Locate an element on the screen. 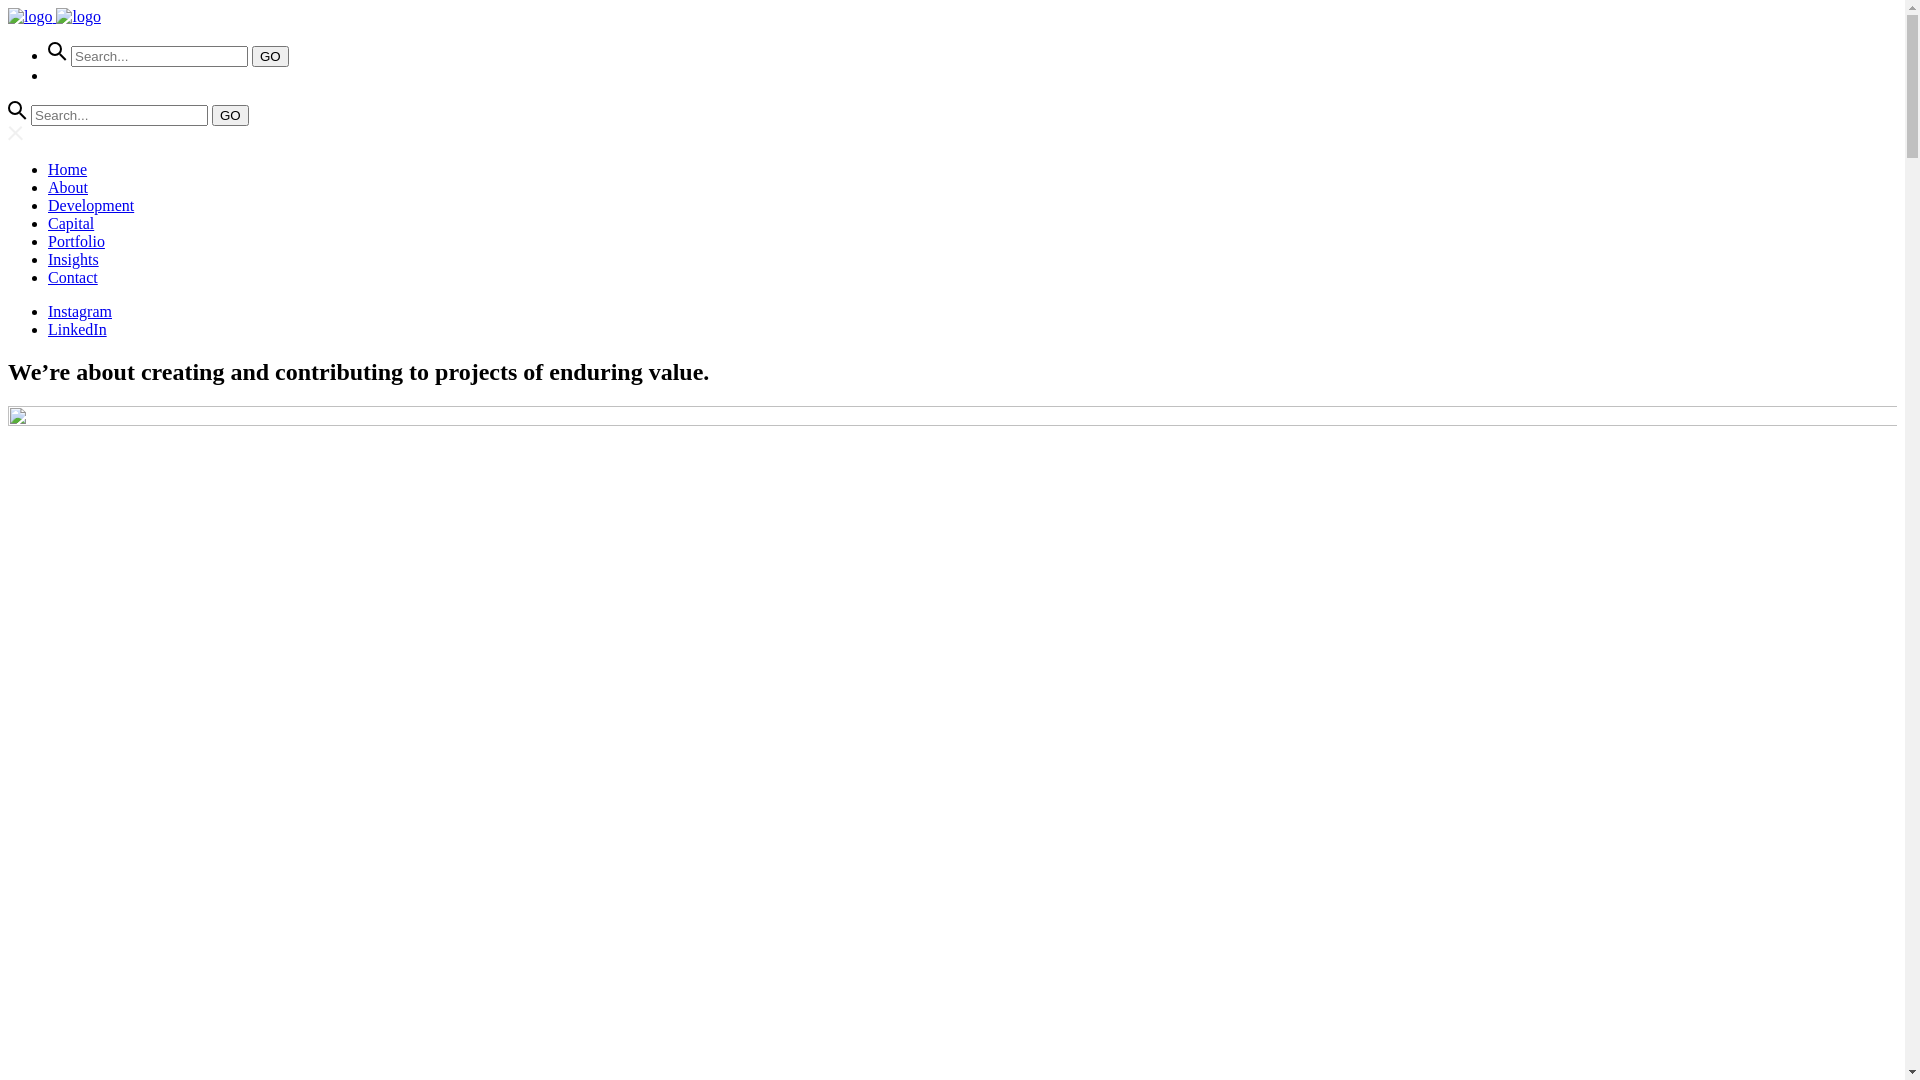 The image size is (1920, 1080). 'Contact' is located at coordinates (48, 277).